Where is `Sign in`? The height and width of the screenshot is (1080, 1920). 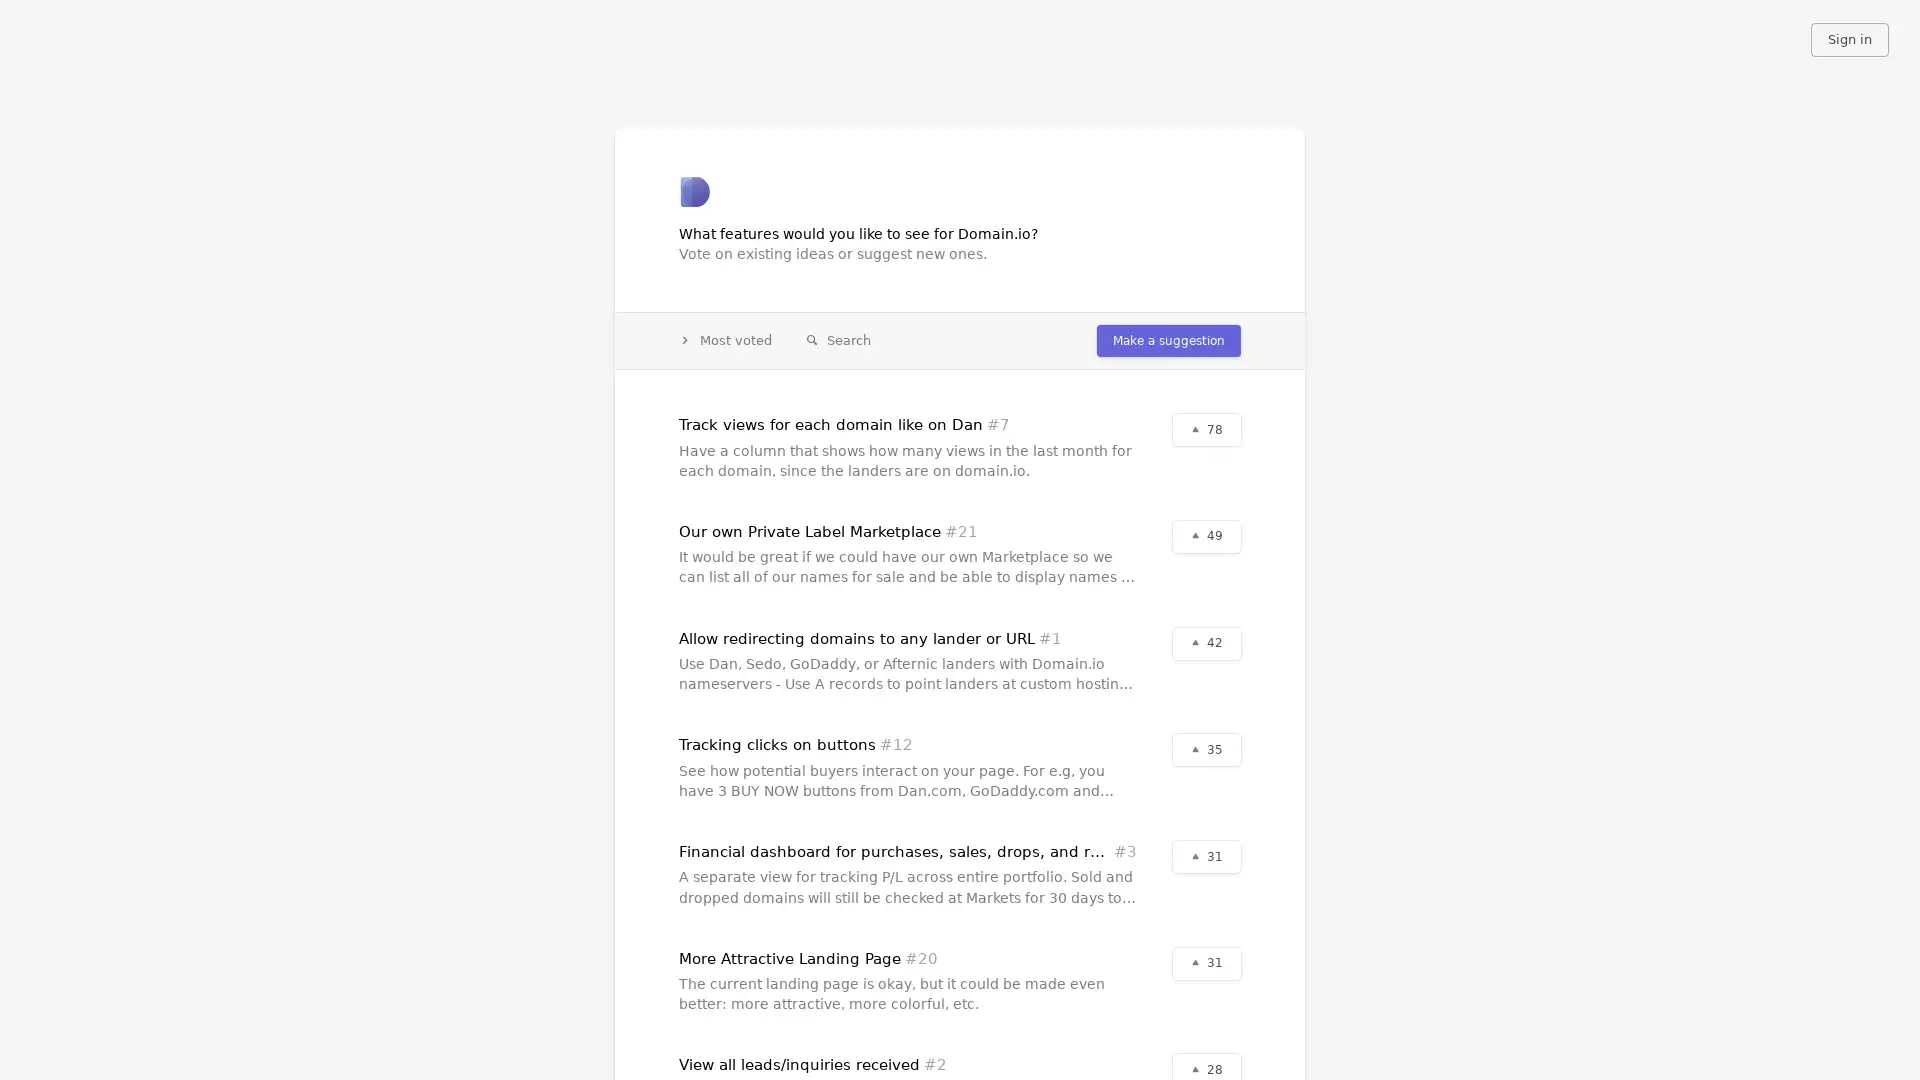 Sign in is located at coordinates (1848, 39).